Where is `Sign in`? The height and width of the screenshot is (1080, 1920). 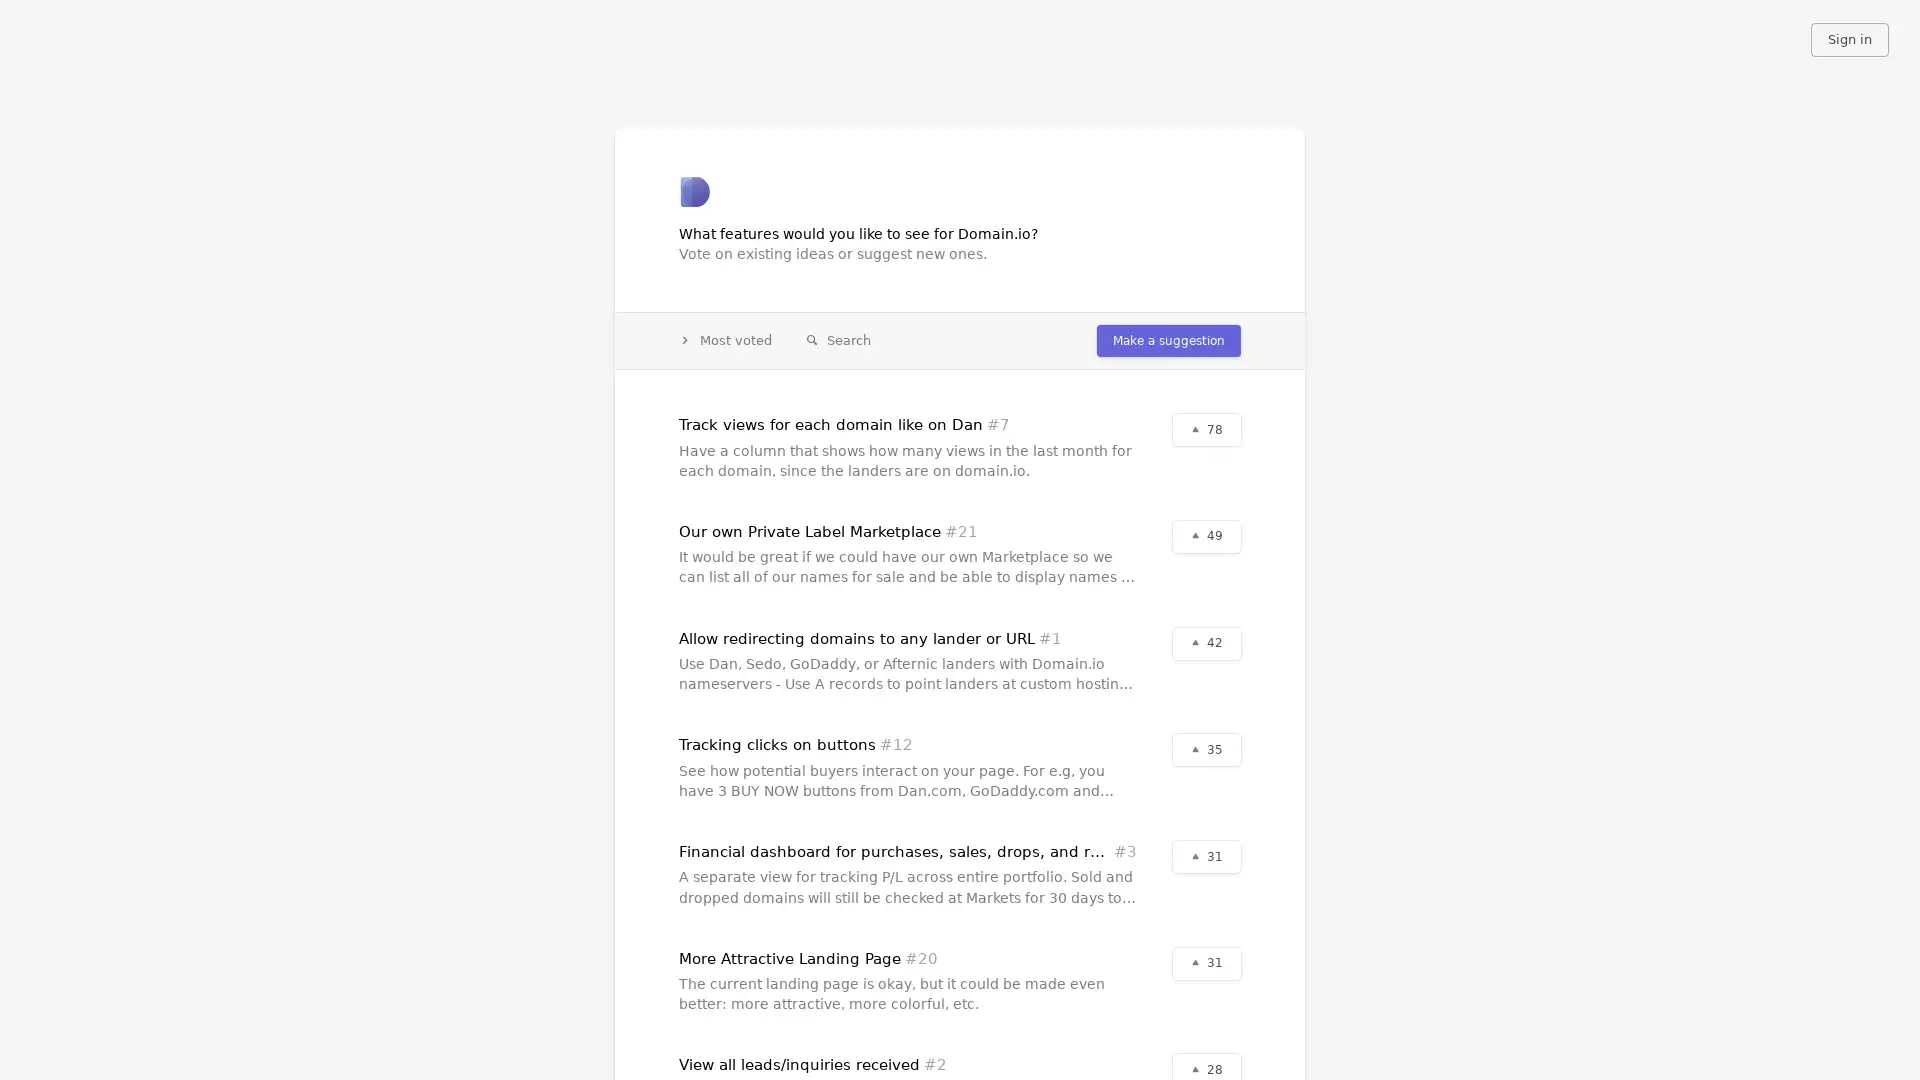 Sign in is located at coordinates (1848, 39).